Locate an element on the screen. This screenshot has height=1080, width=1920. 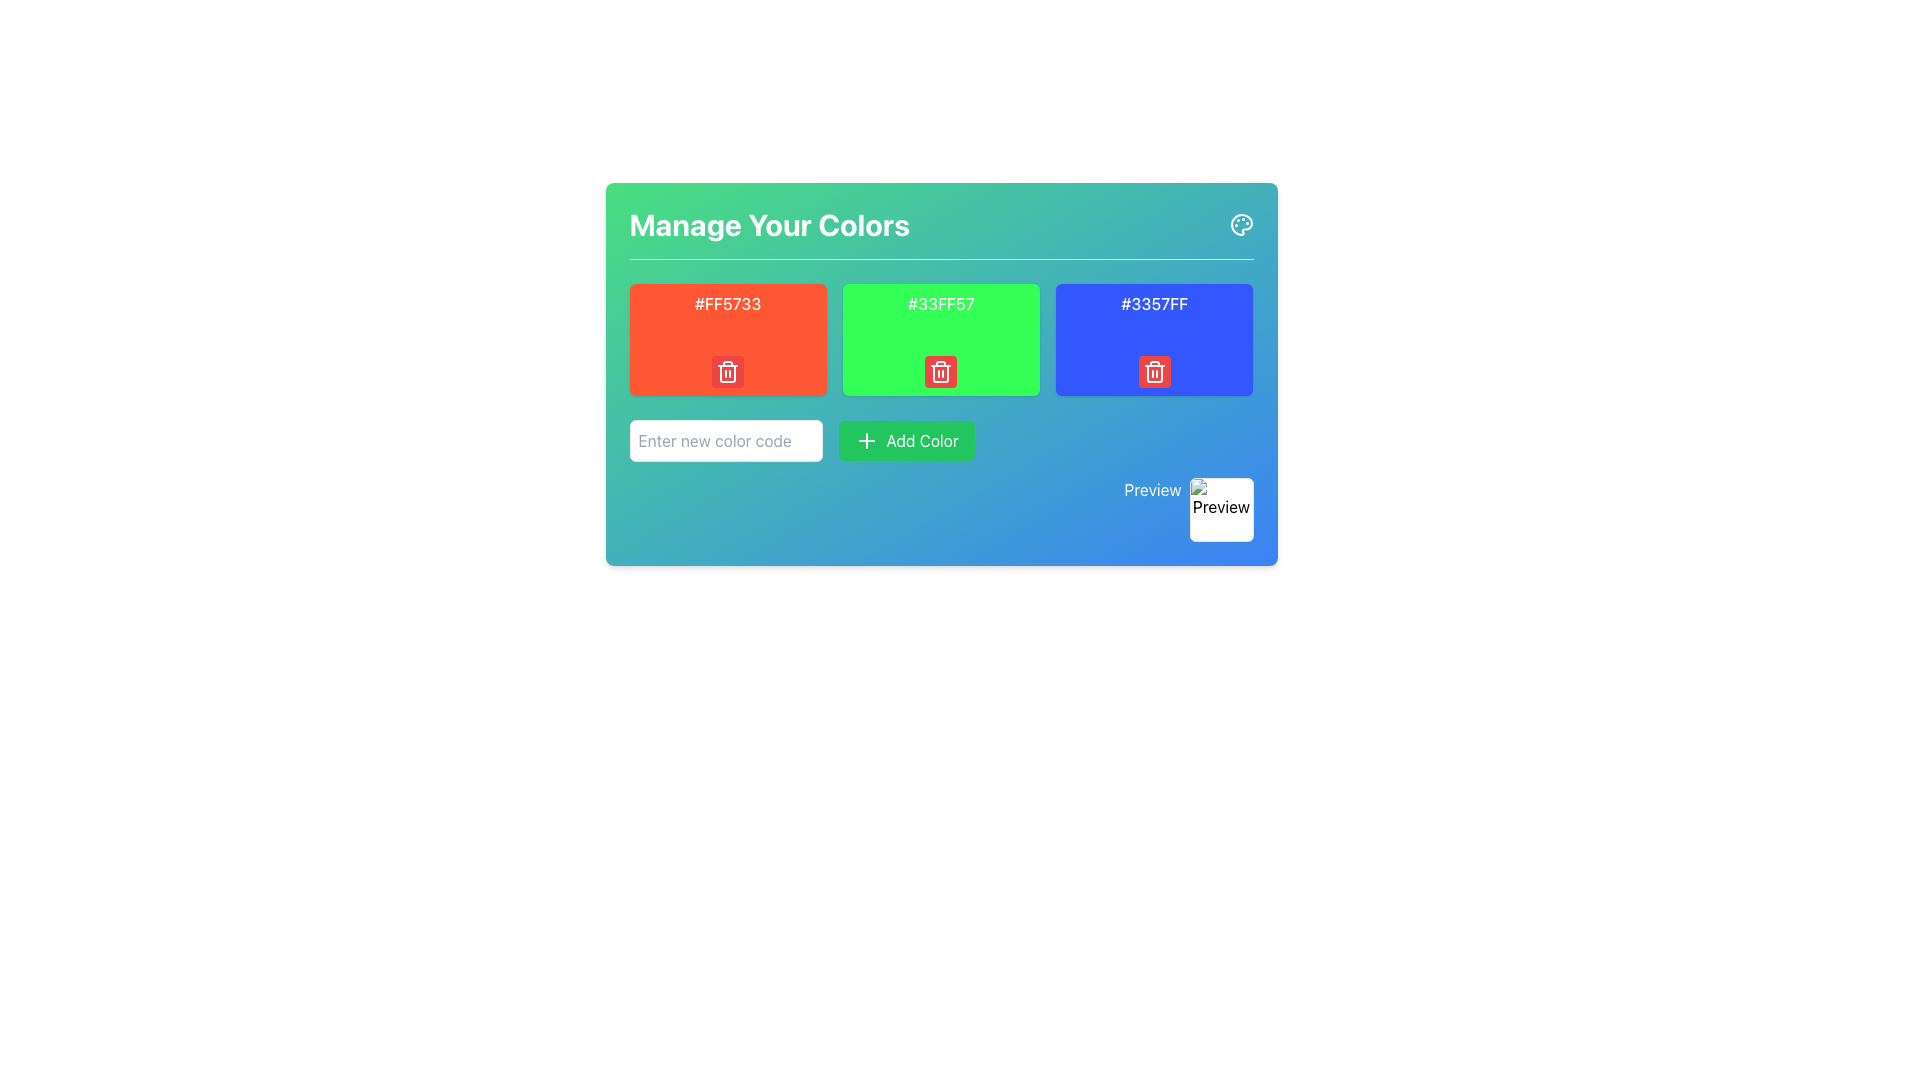
the Text Label that displays the color code, located centrally within the middle green card under the heading 'Manage Your Colors' is located at coordinates (940, 304).